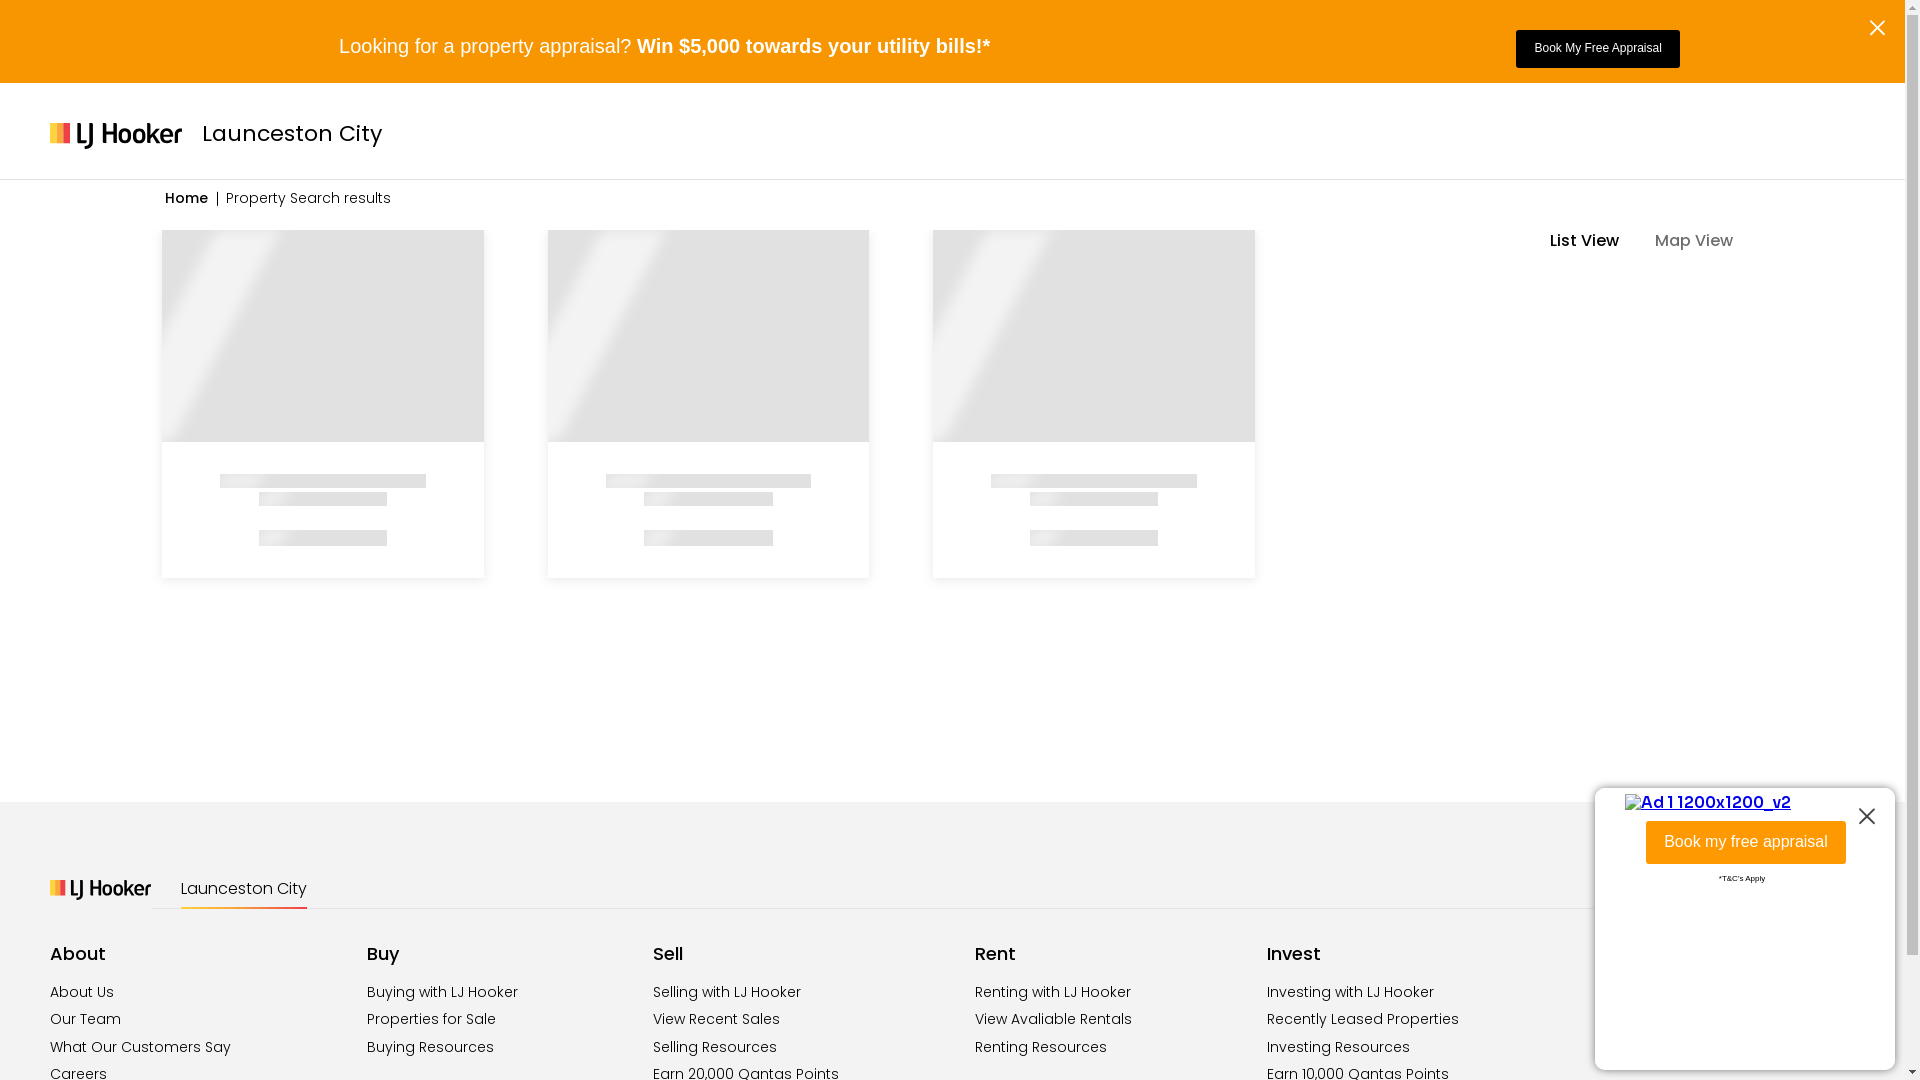 The height and width of the screenshot is (1080, 1920). I want to click on 'Launceston City', so click(243, 887).